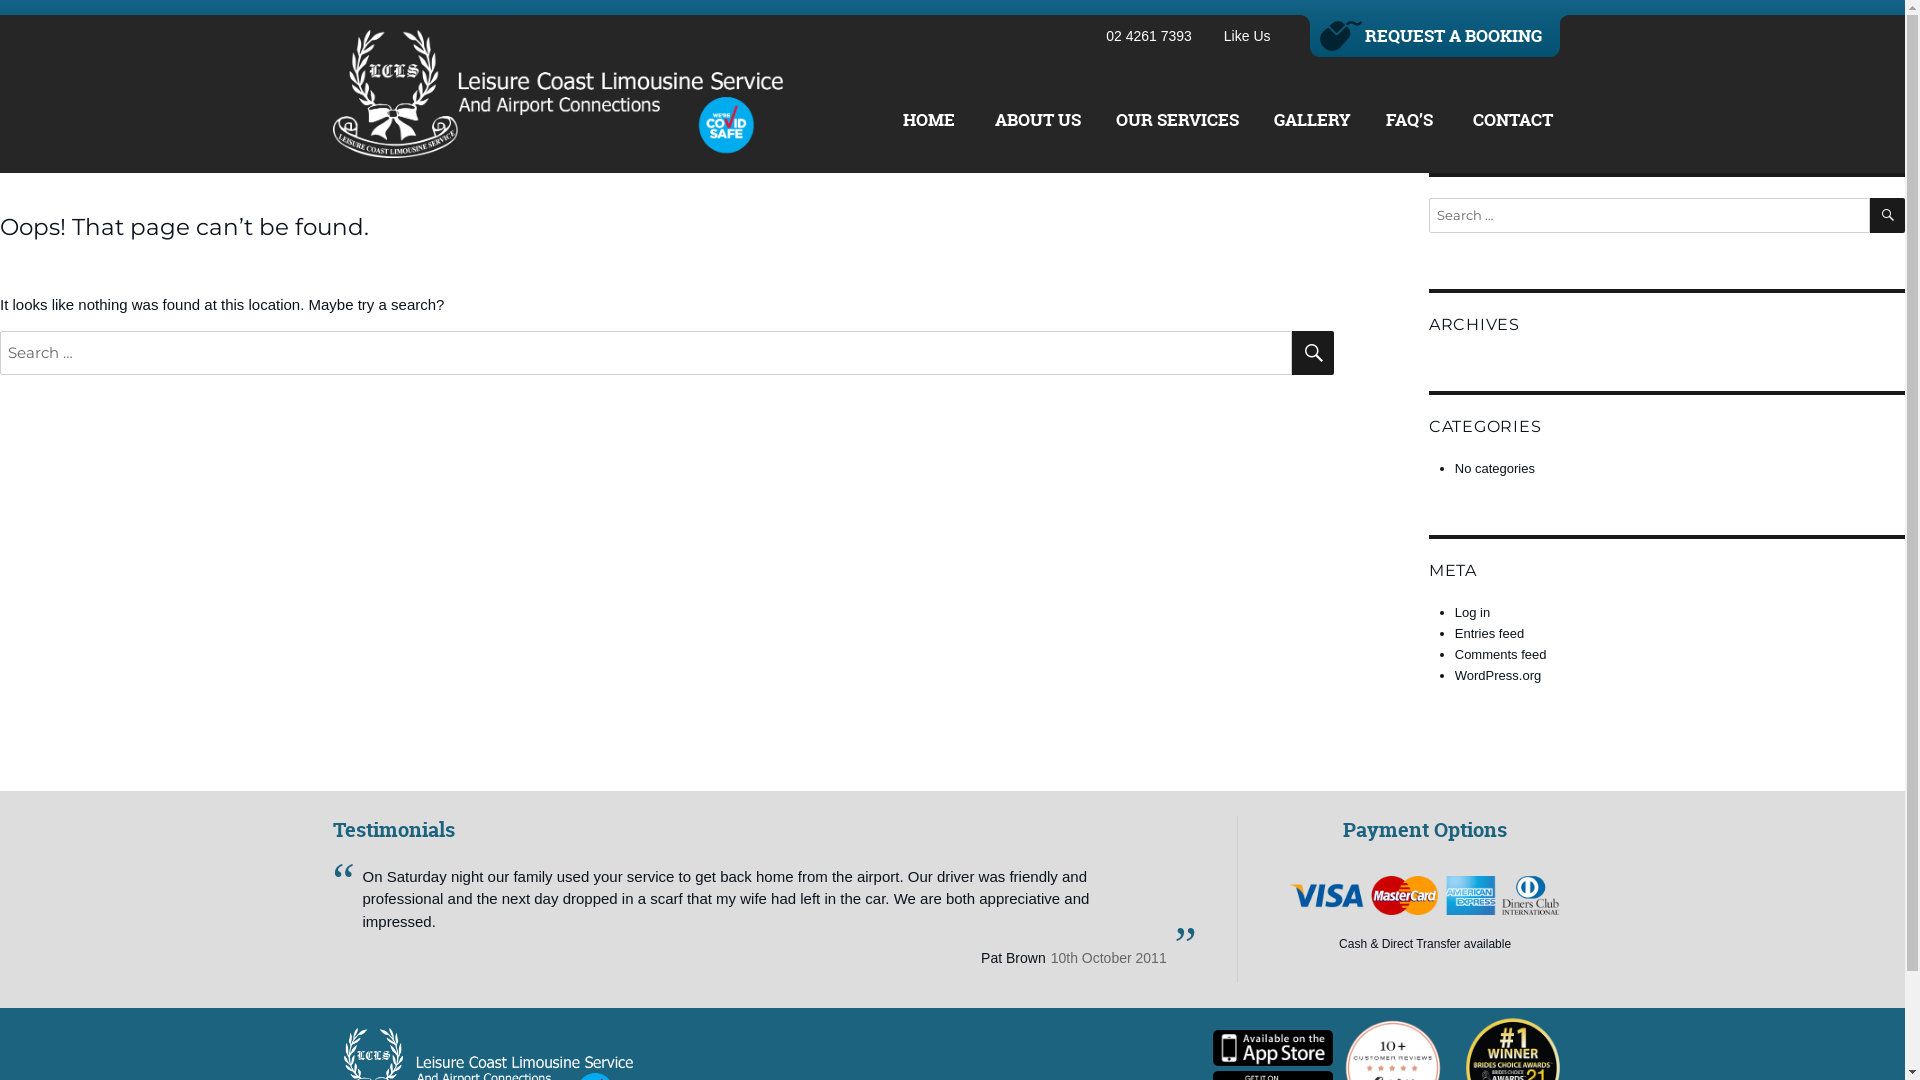 The width and height of the screenshot is (1920, 1080). I want to click on 'ABOUT US', so click(989, 119).